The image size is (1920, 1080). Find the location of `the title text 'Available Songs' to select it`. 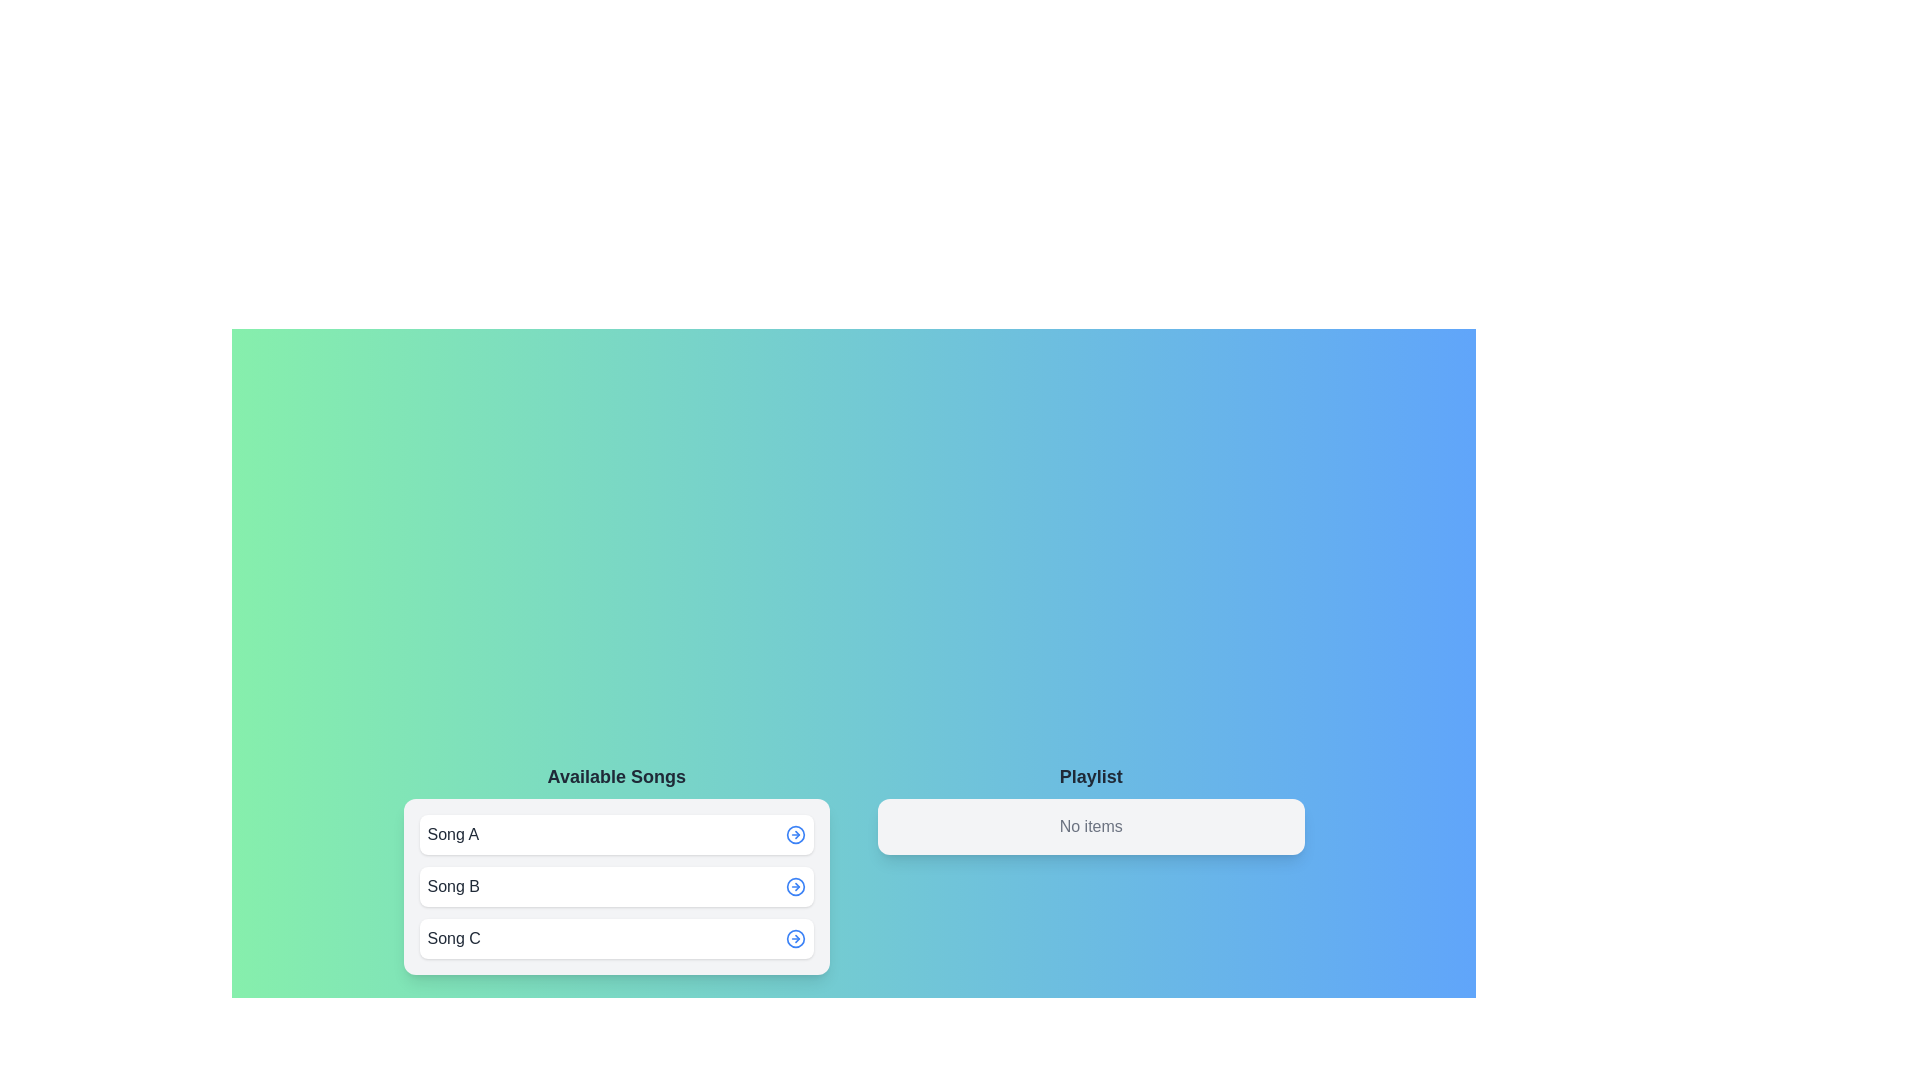

the title text 'Available Songs' to select it is located at coordinates (615, 775).